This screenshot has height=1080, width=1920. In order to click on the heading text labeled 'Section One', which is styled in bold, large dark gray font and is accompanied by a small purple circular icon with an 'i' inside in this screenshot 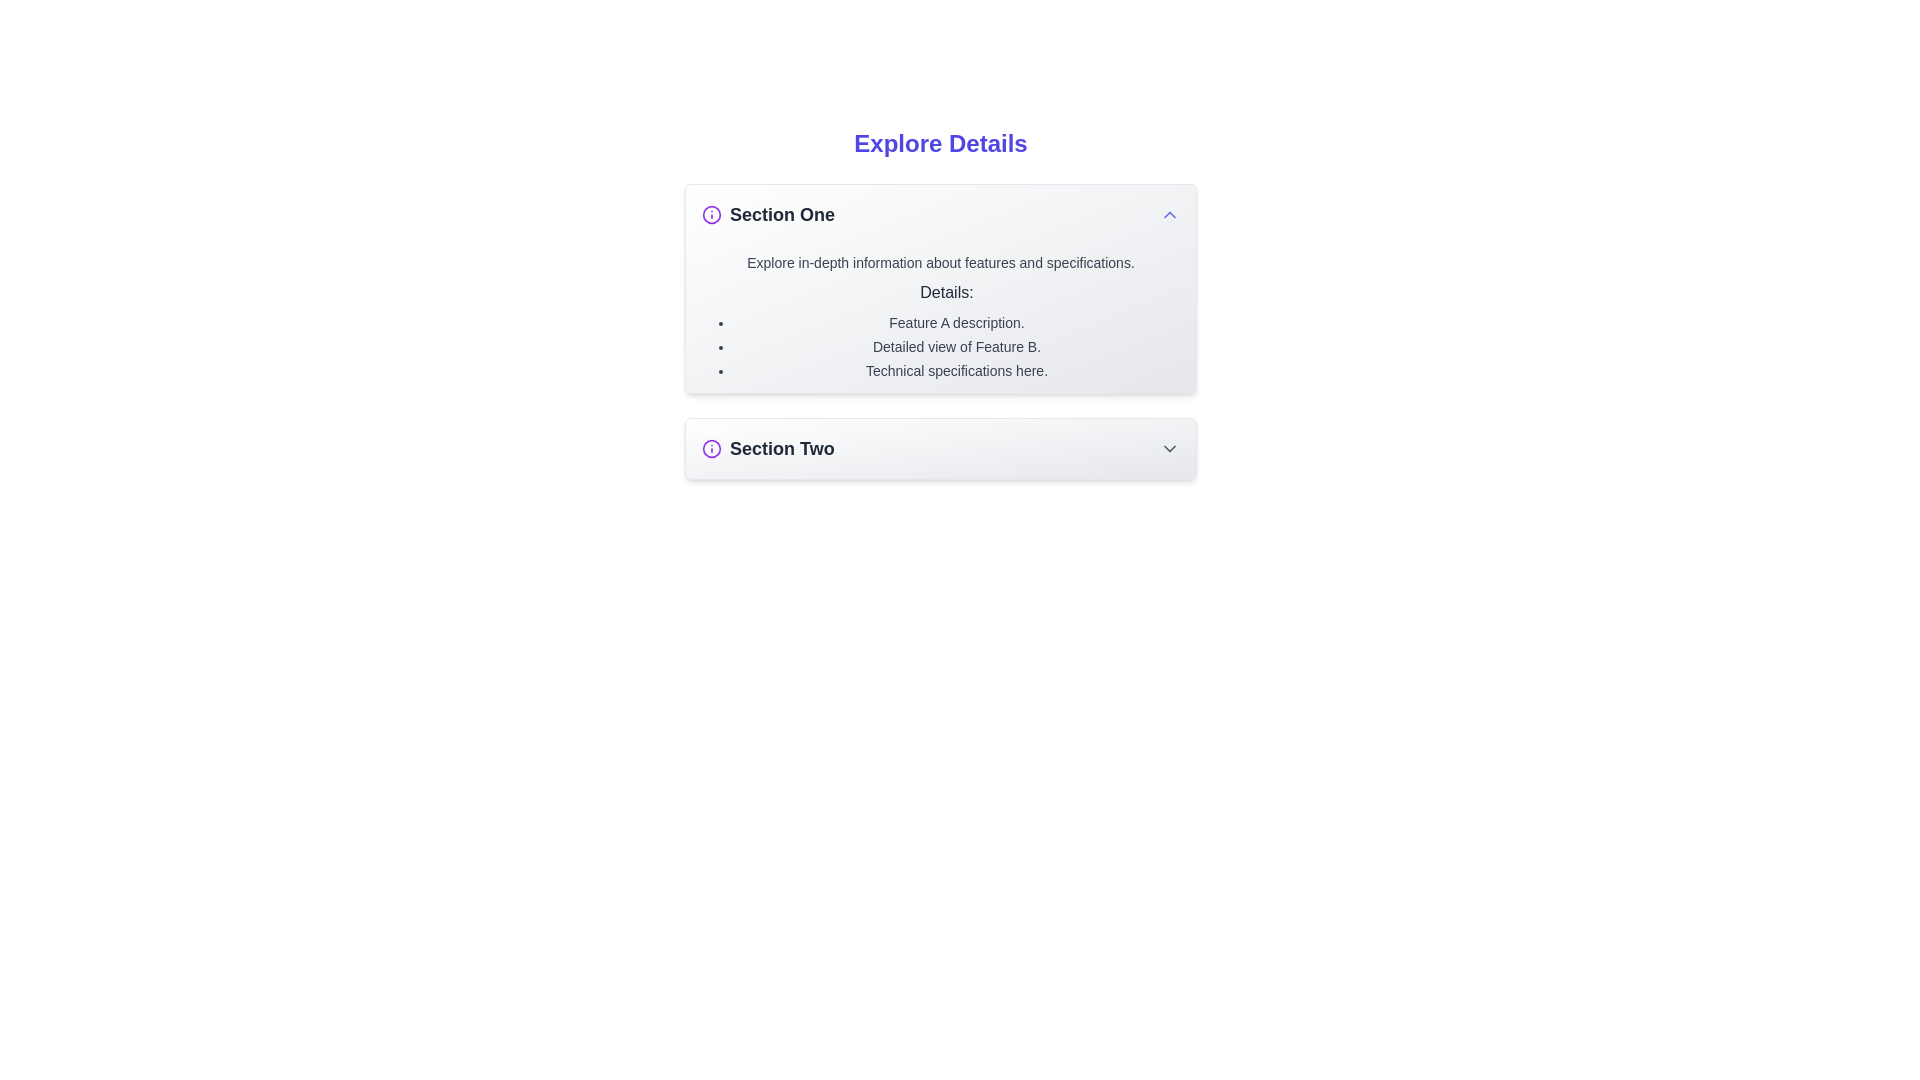, I will do `click(767, 215)`.